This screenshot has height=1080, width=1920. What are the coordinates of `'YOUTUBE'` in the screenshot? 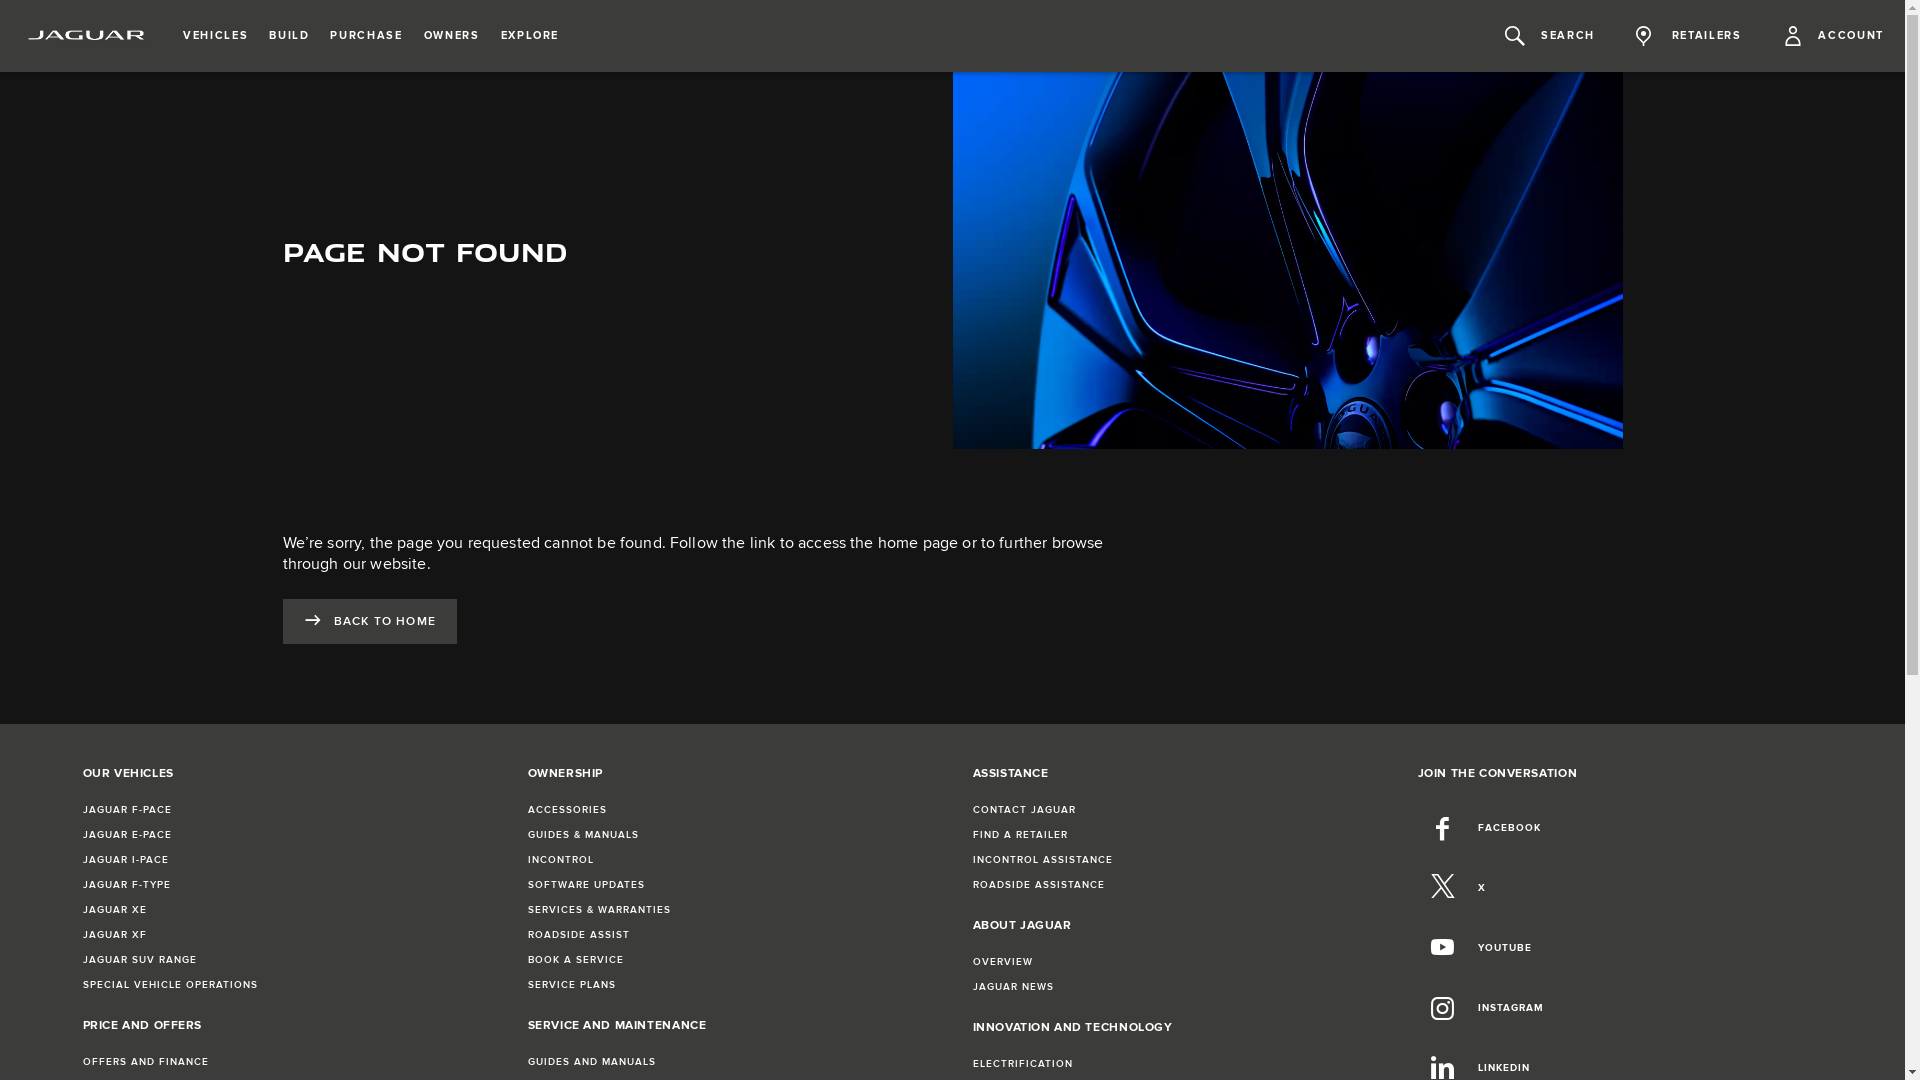 It's located at (1474, 947).